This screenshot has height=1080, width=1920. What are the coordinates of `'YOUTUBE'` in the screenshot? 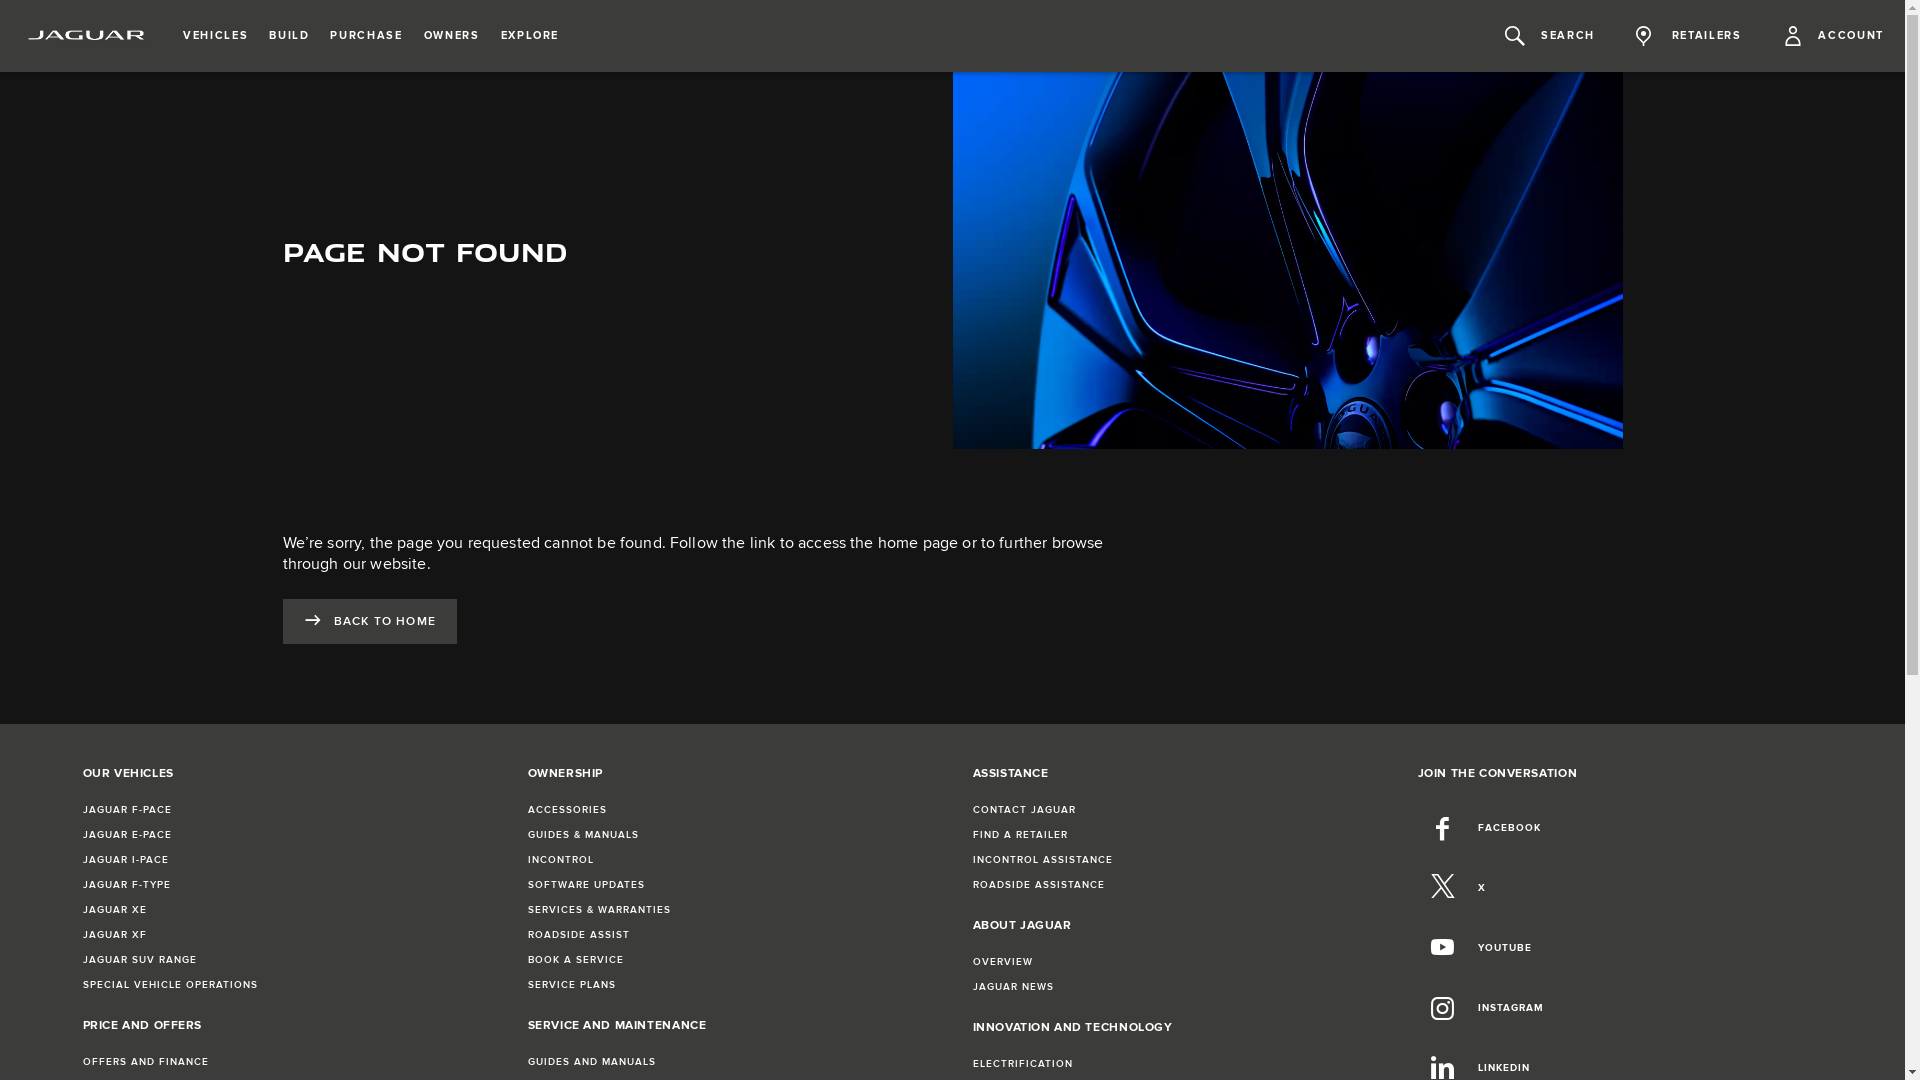 It's located at (1474, 947).